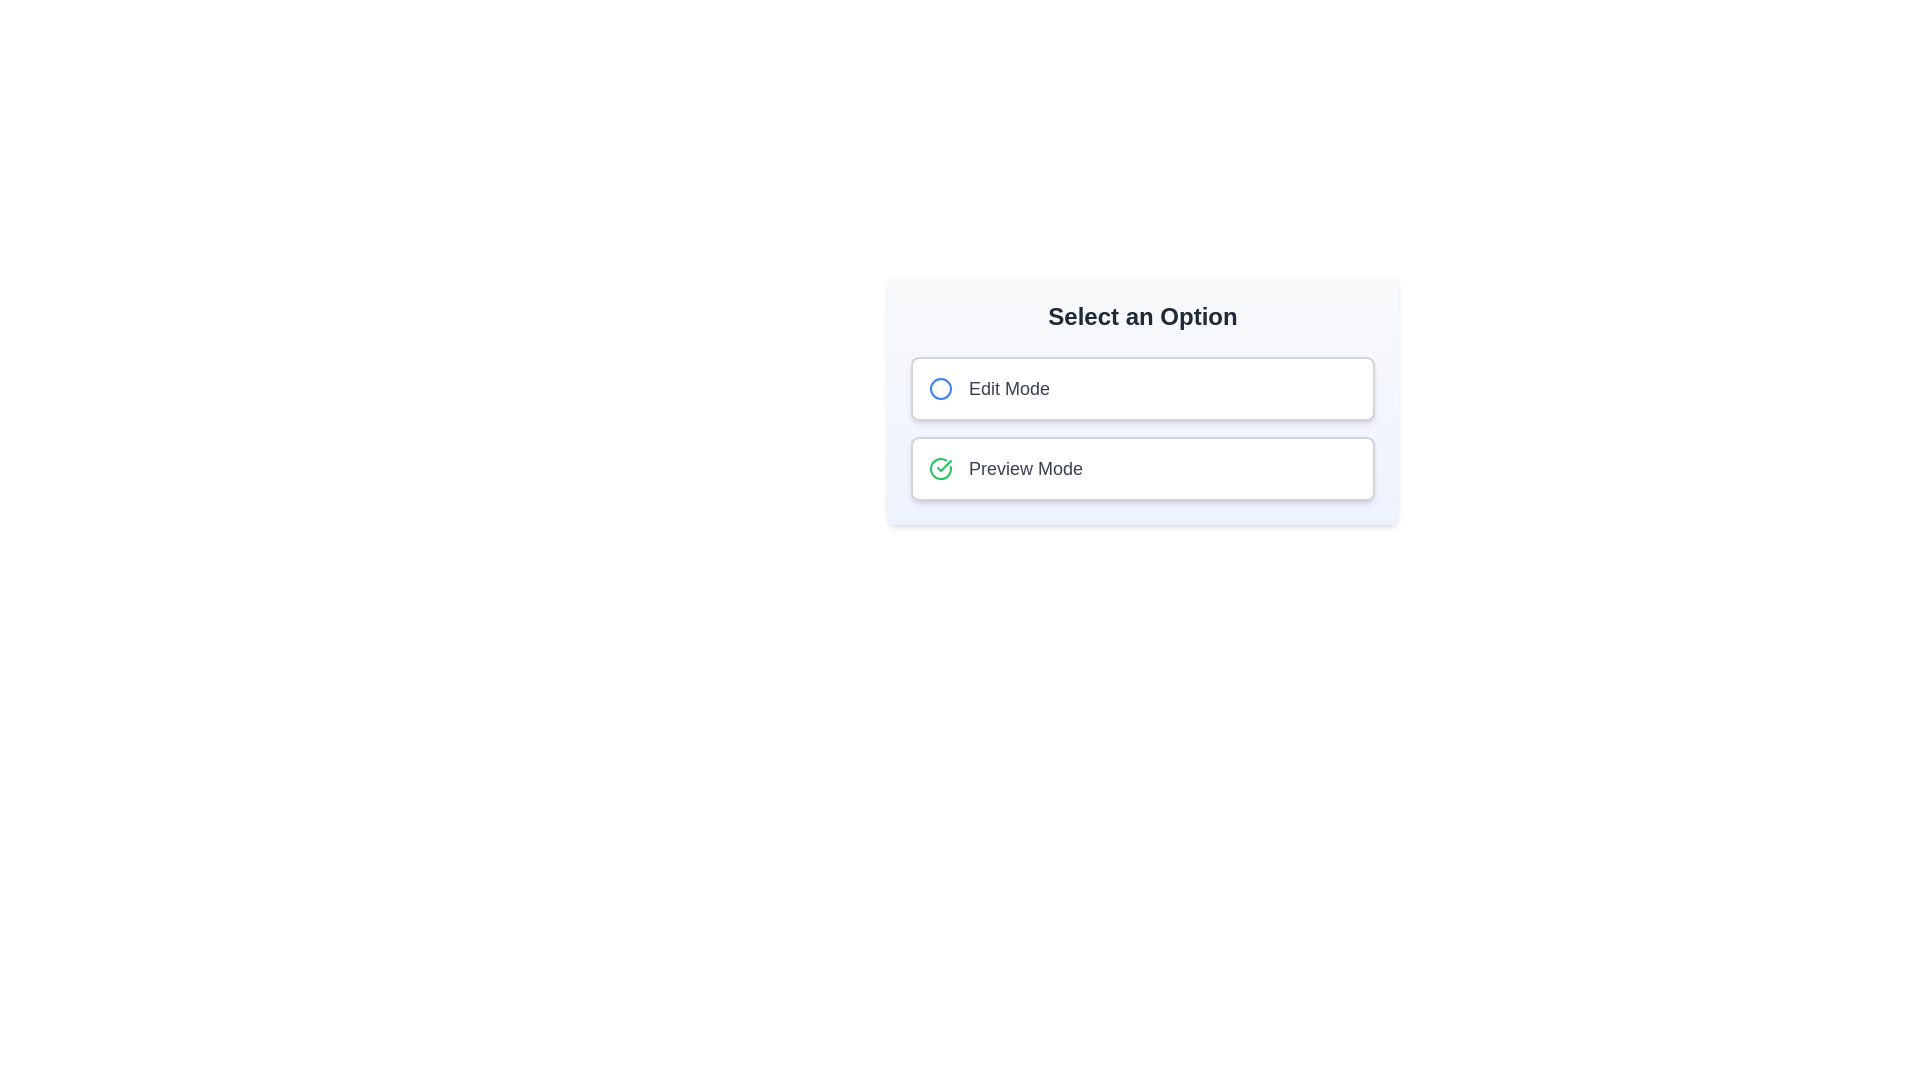 The image size is (1920, 1080). Describe the element at coordinates (939, 469) in the screenshot. I see `the checkmark icon in the 'Preview Mode' option group, which indicates the active or default state of this choice` at that location.